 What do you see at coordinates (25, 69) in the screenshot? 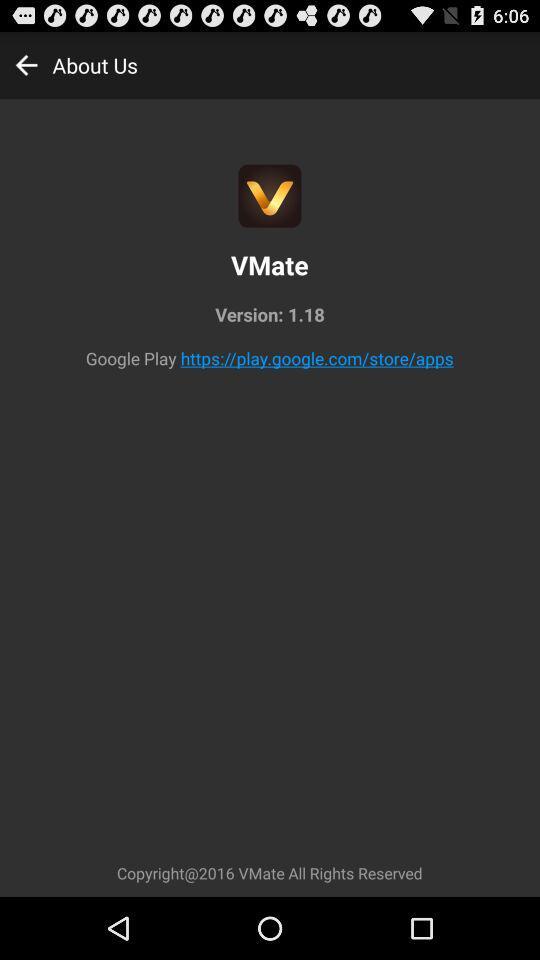
I see `the arrow_backward icon` at bounding box center [25, 69].